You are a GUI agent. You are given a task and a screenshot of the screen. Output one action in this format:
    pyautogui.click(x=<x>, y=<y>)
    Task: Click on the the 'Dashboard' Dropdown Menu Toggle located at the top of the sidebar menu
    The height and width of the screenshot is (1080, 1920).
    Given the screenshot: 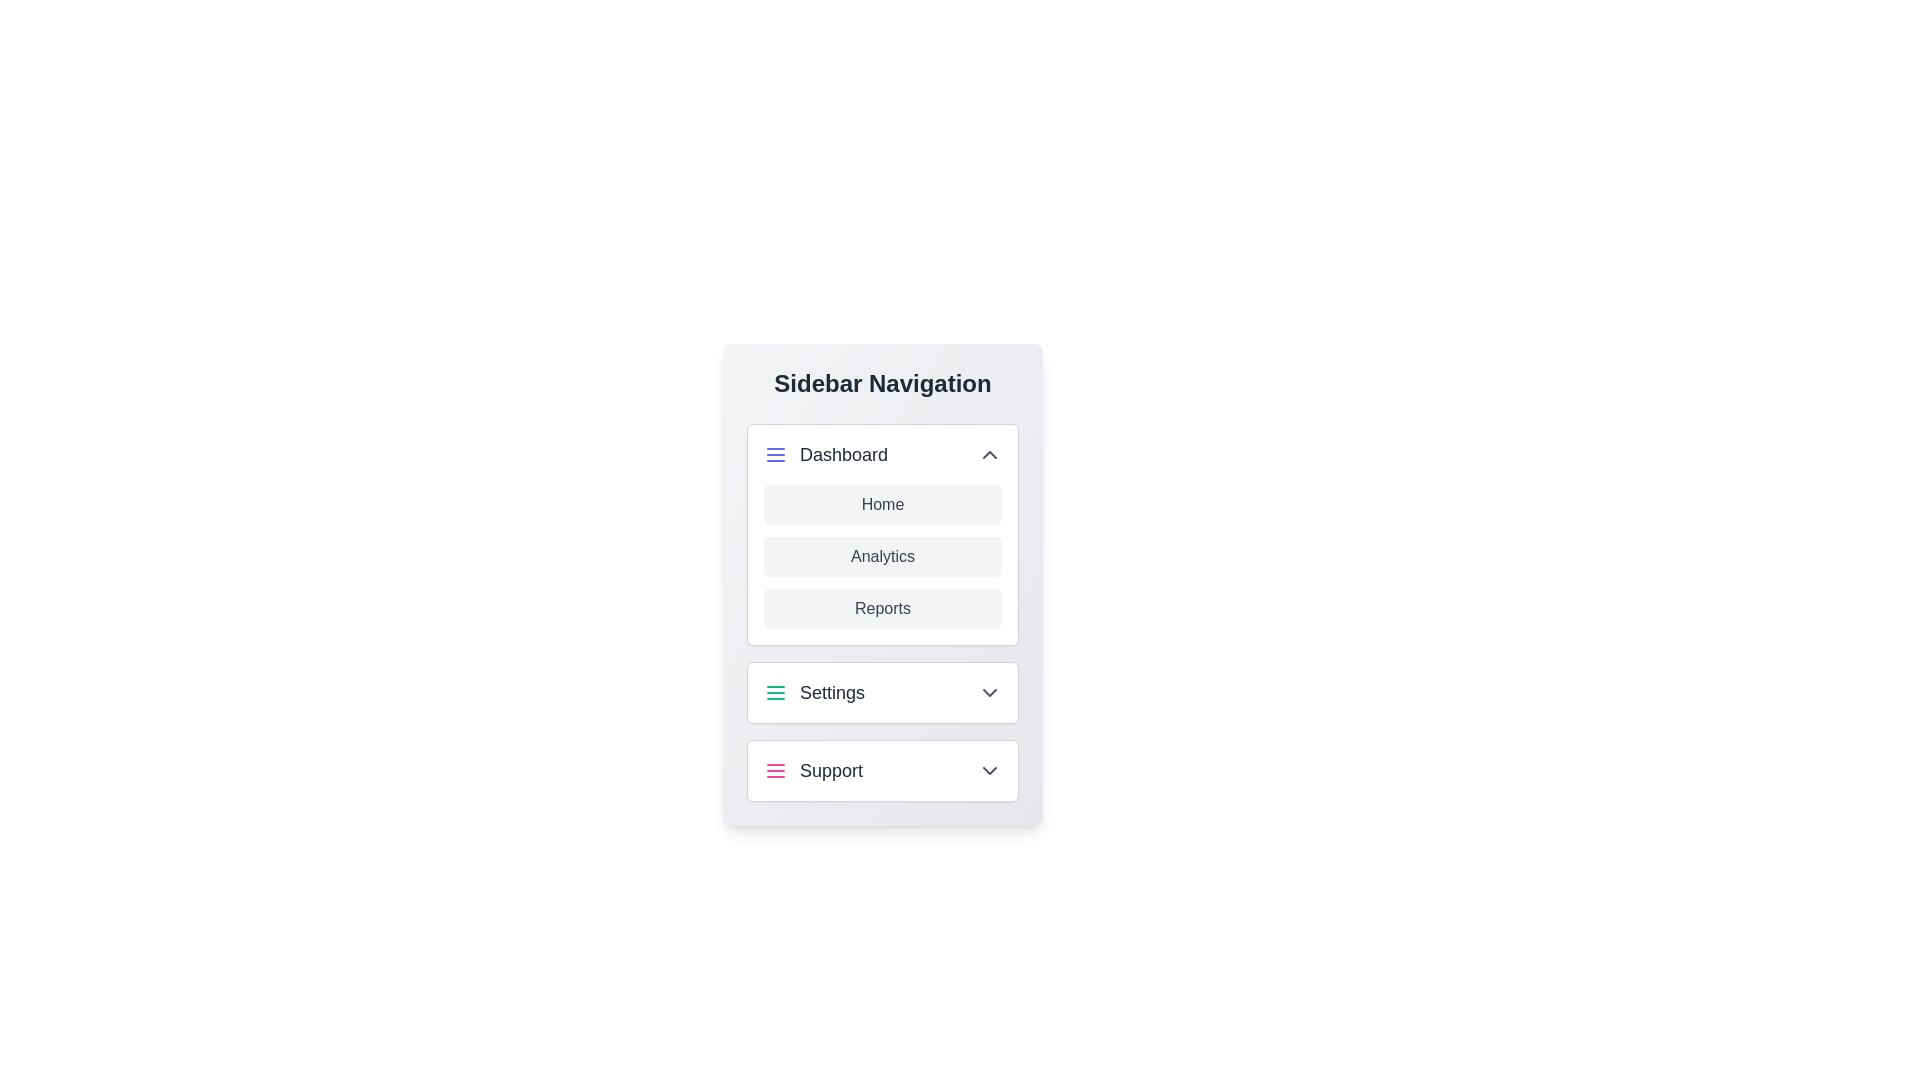 What is the action you would take?
    pyautogui.click(x=882, y=455)
    